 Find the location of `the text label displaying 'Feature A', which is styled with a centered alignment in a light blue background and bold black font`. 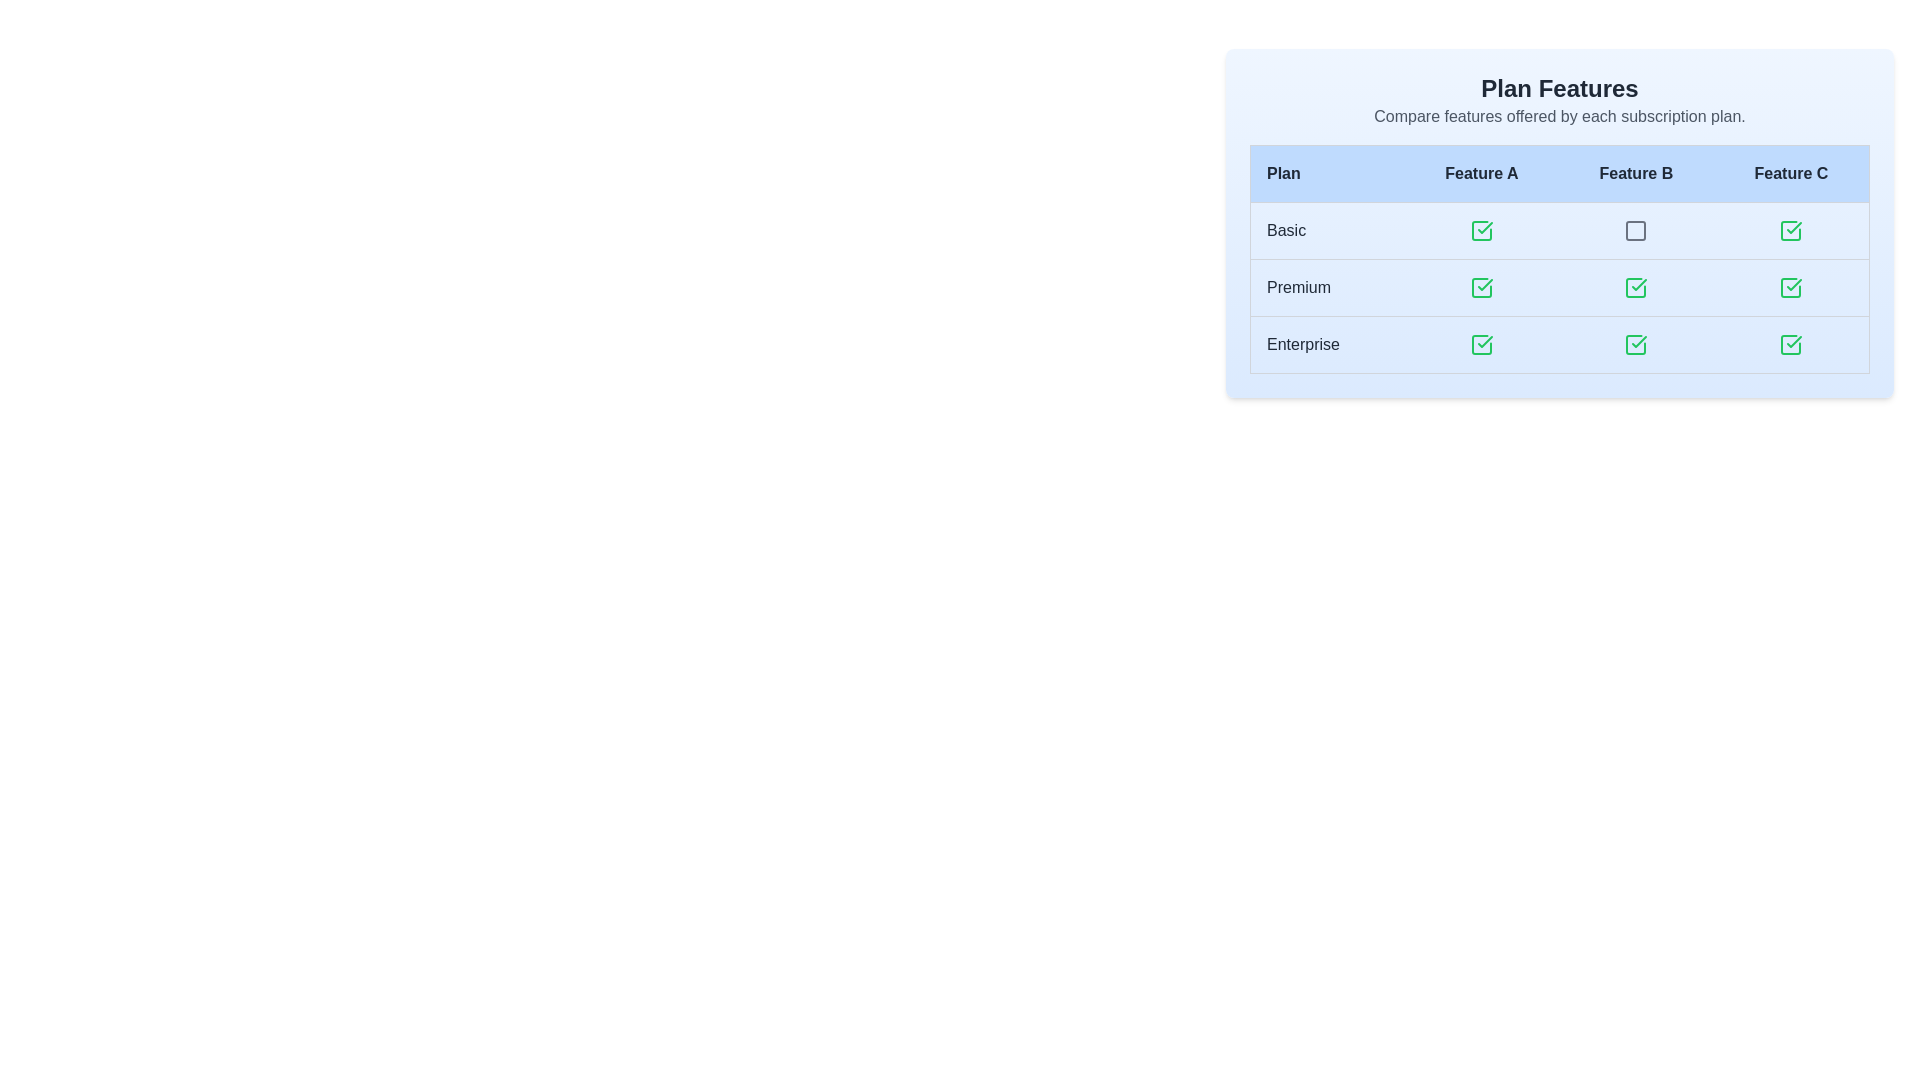

the text label displaying 'Feature A', which is styled with a centered alignment in a light blue background and bold black font is located at coordinates (1481, 172).